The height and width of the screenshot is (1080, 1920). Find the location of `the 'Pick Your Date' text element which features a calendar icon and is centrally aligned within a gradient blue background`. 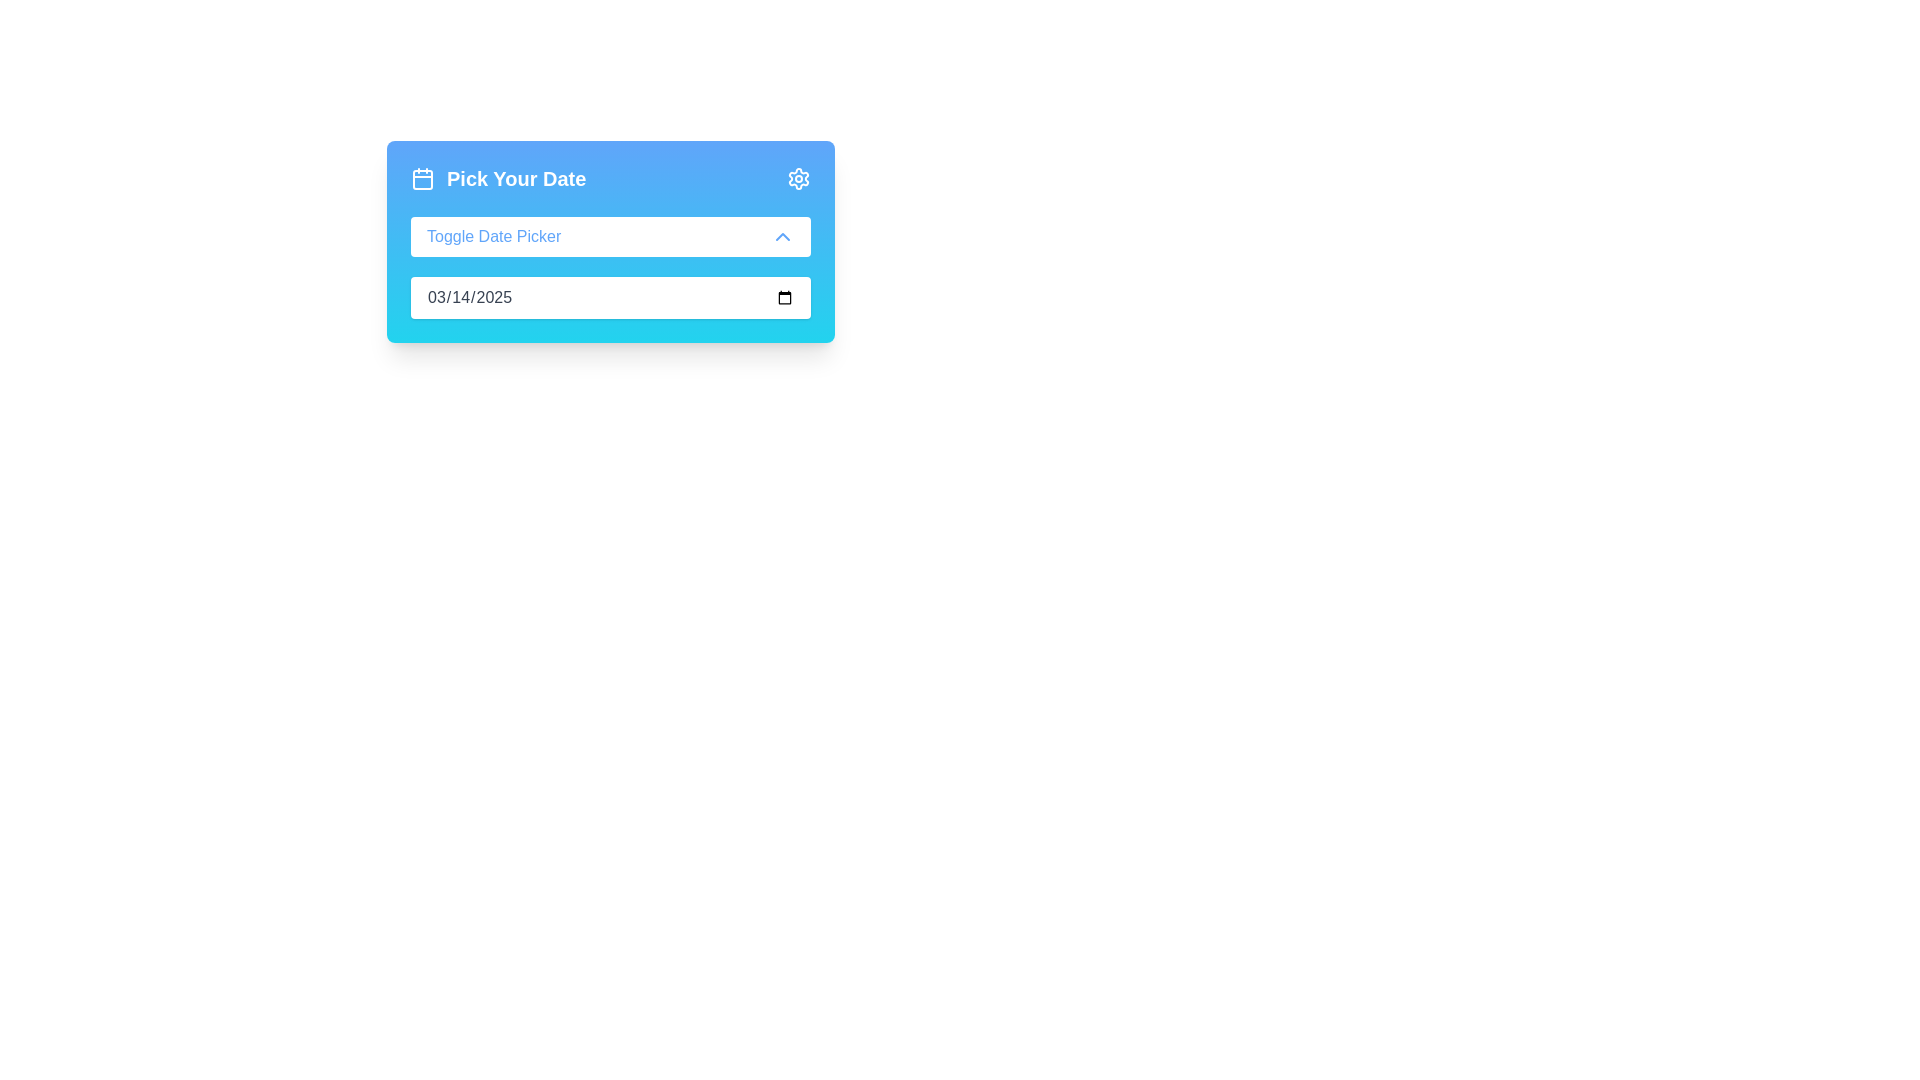

the 'Pick Your Date' text element which features a calendar icon and is centrally aligned within a gradient blue background is located at coordinates (498, 177).